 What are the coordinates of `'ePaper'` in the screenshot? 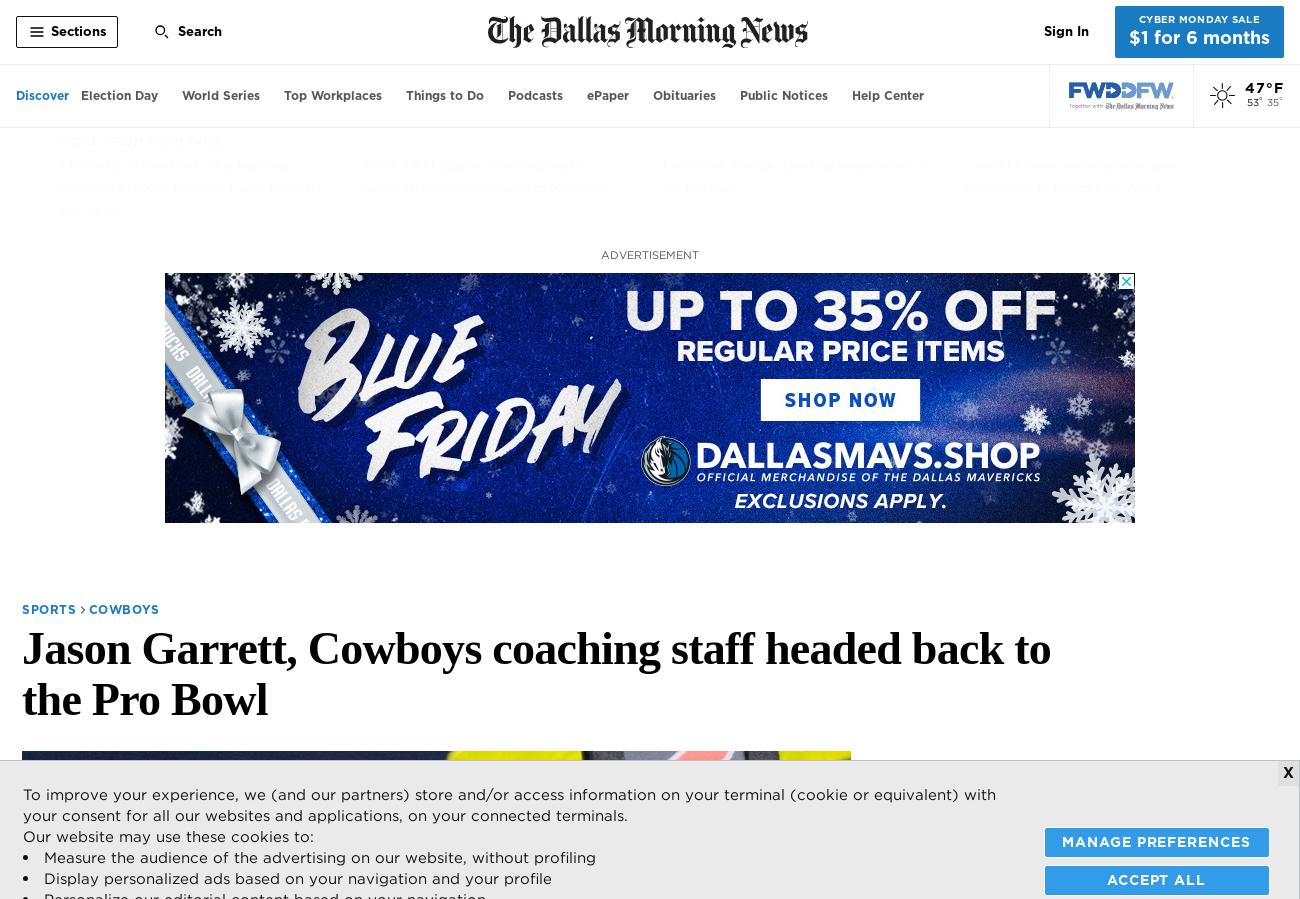 It's located at (608, 94).